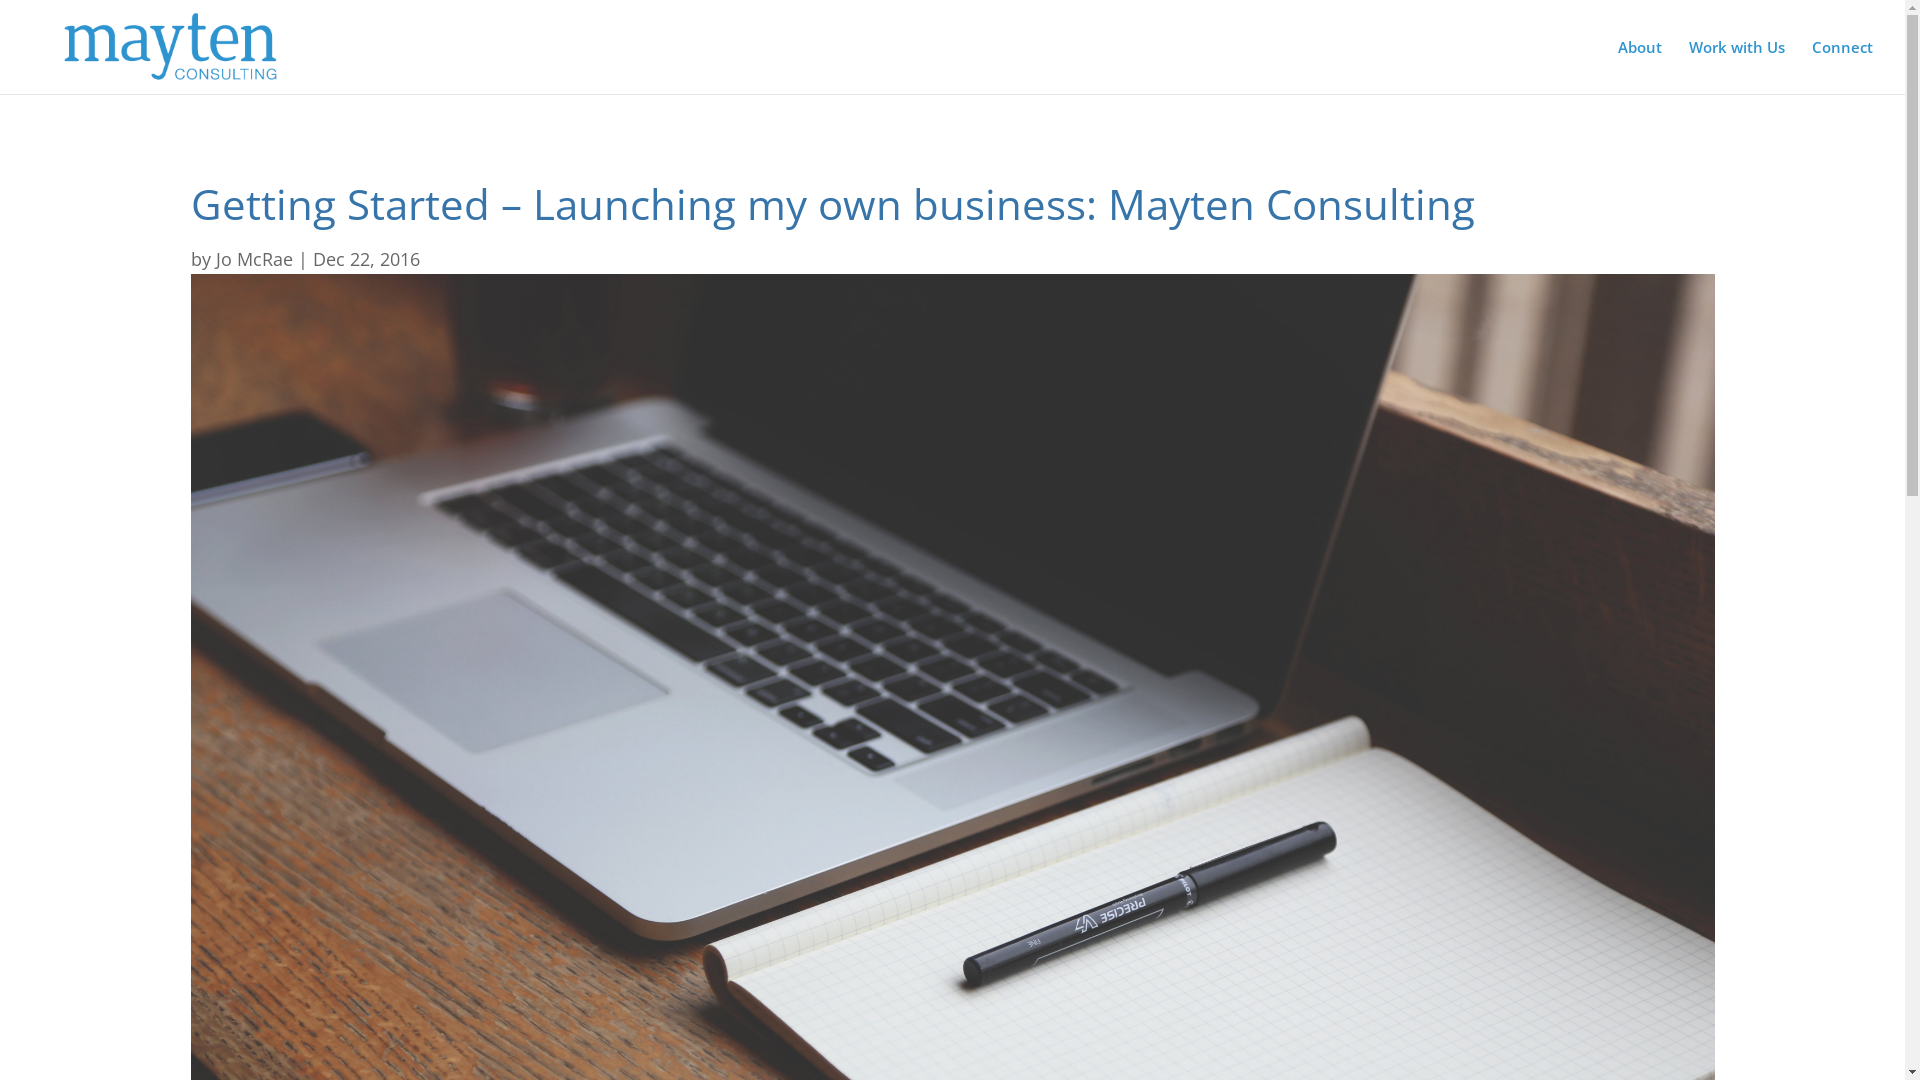 Image resolution: width=1920 pixels, height=1080 pixels. Describe the element at coordinates (216, 257) in the screenshot. I see `'Jo McRae'` at that location.